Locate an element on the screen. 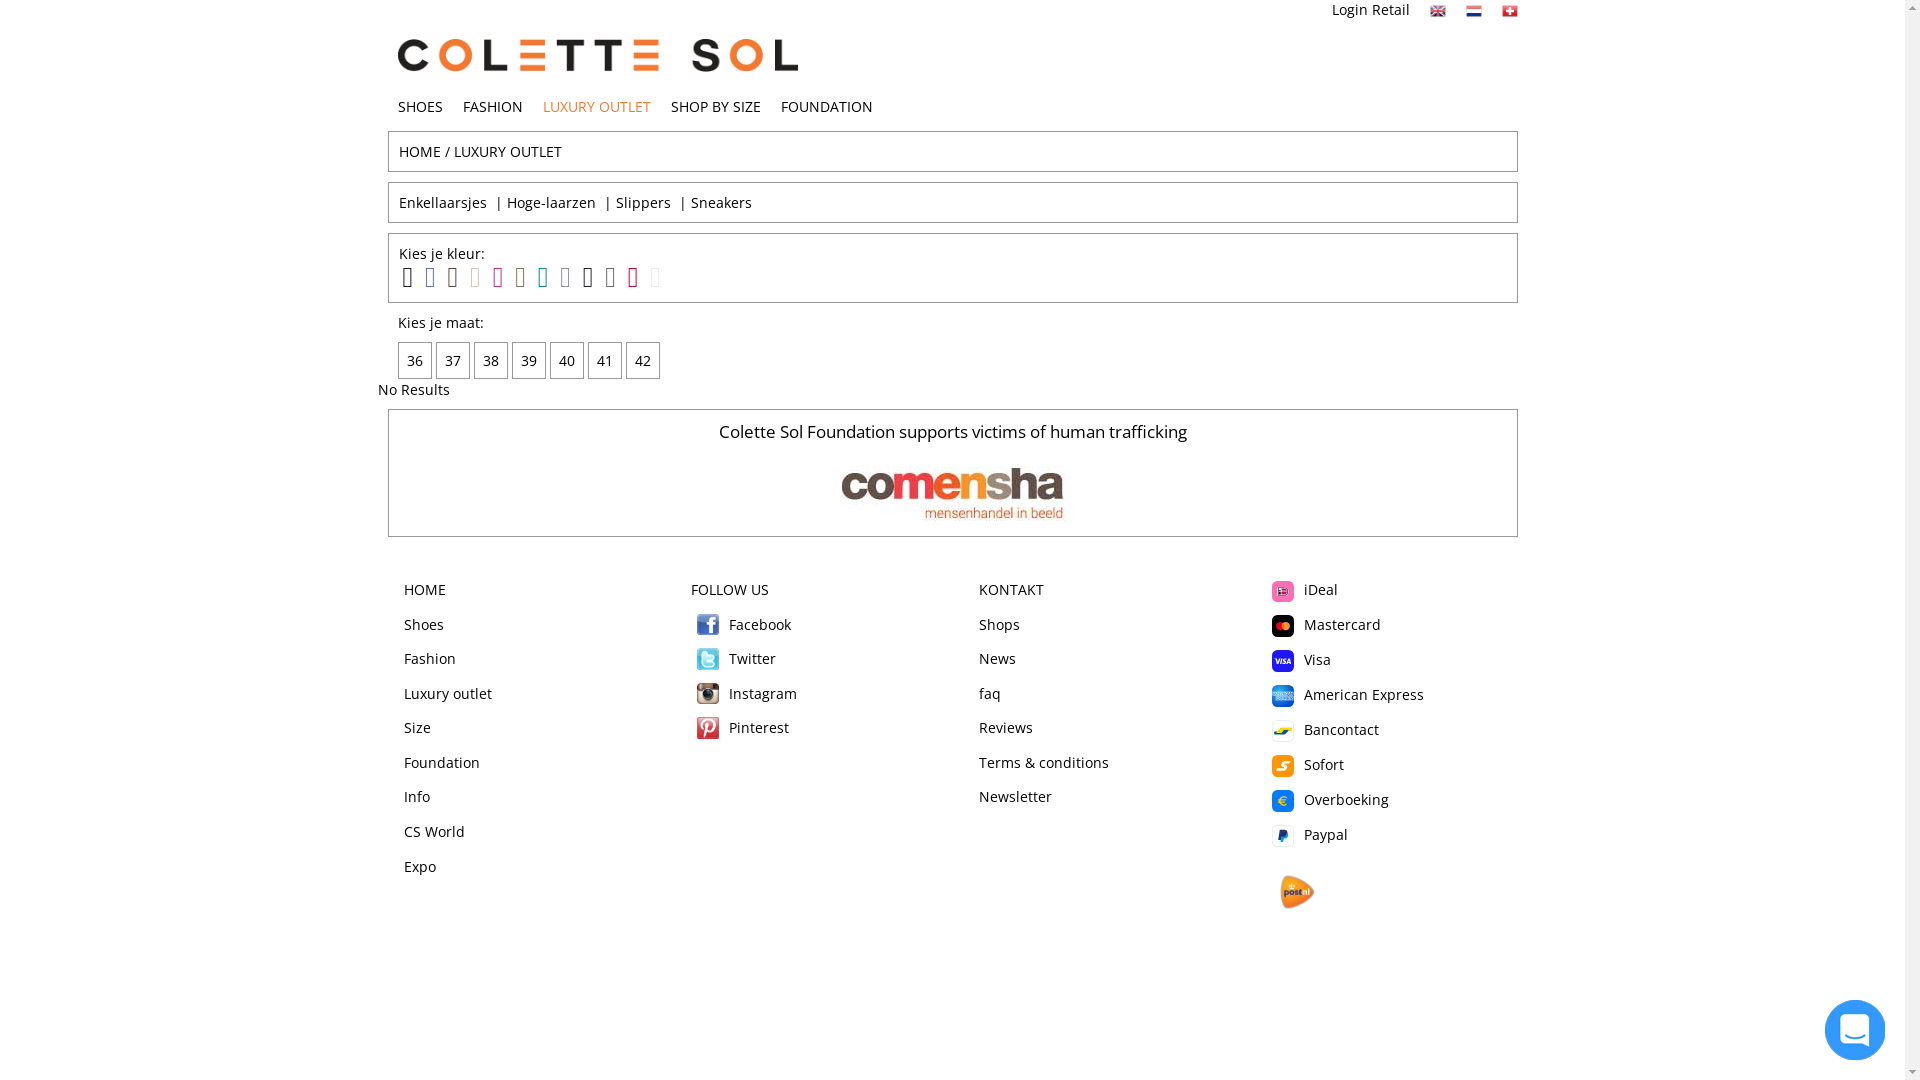  ' Pinterest' is located at coordinates (738, 727).